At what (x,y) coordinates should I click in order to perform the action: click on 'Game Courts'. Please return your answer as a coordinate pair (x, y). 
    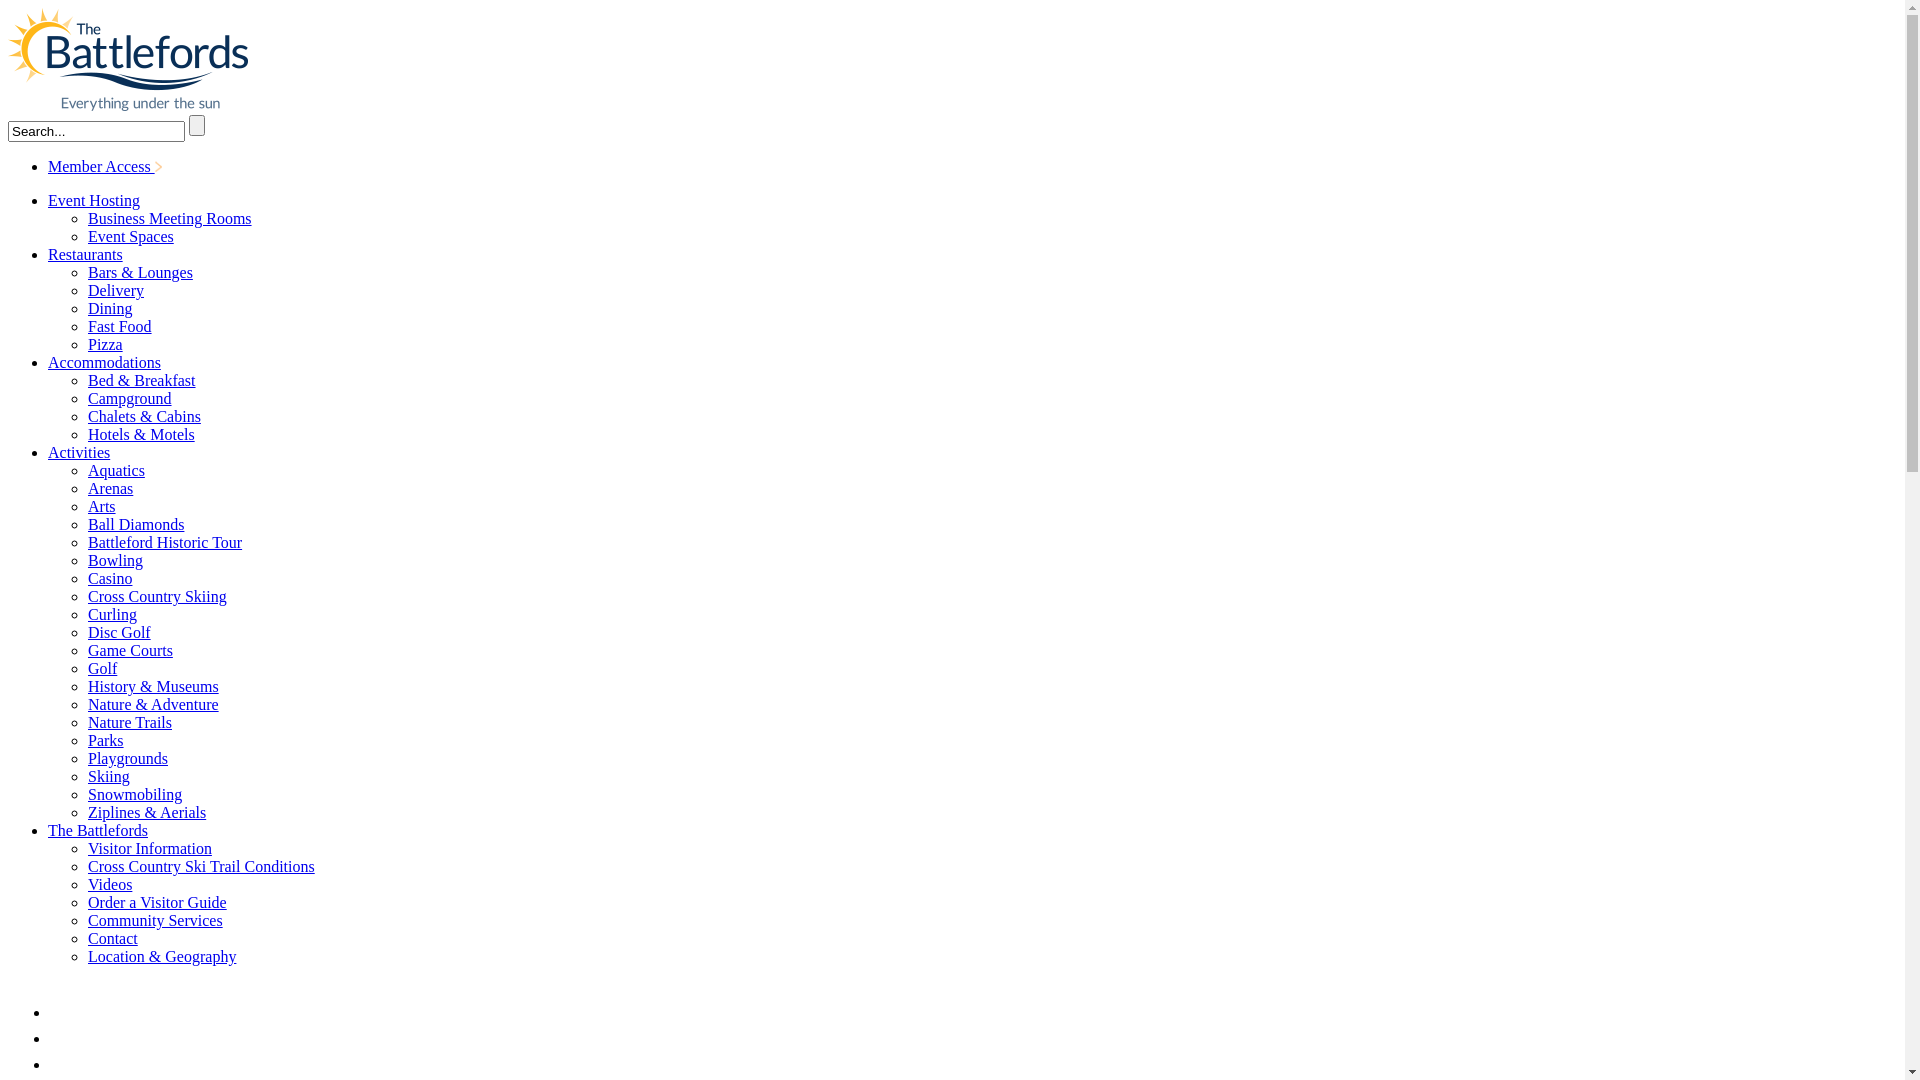
    Looking at the image, I should click on (129, 650).